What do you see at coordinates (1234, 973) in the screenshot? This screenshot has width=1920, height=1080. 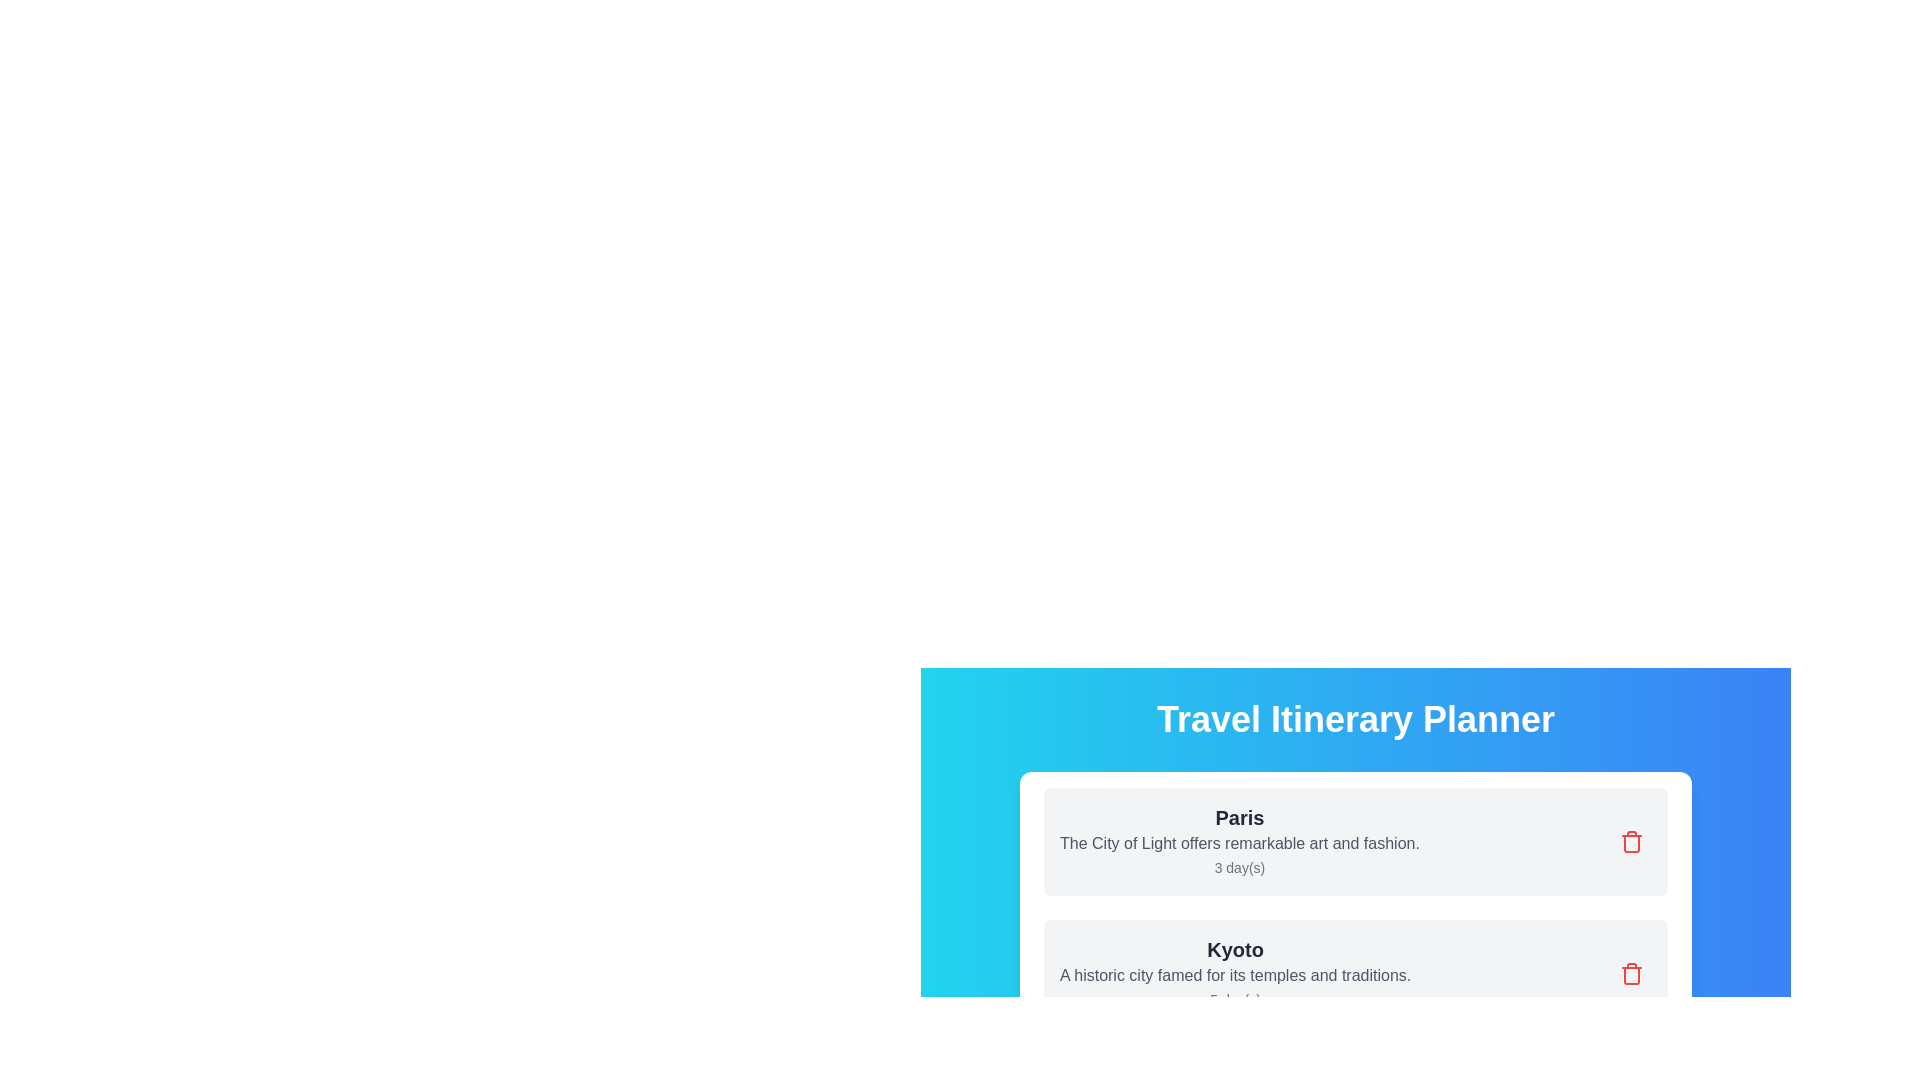 I see `text displayed in the Information panel for the travel destination, which is positioned below the 'Paris' section and has a light gray background` at bounding box center [1234, 973].